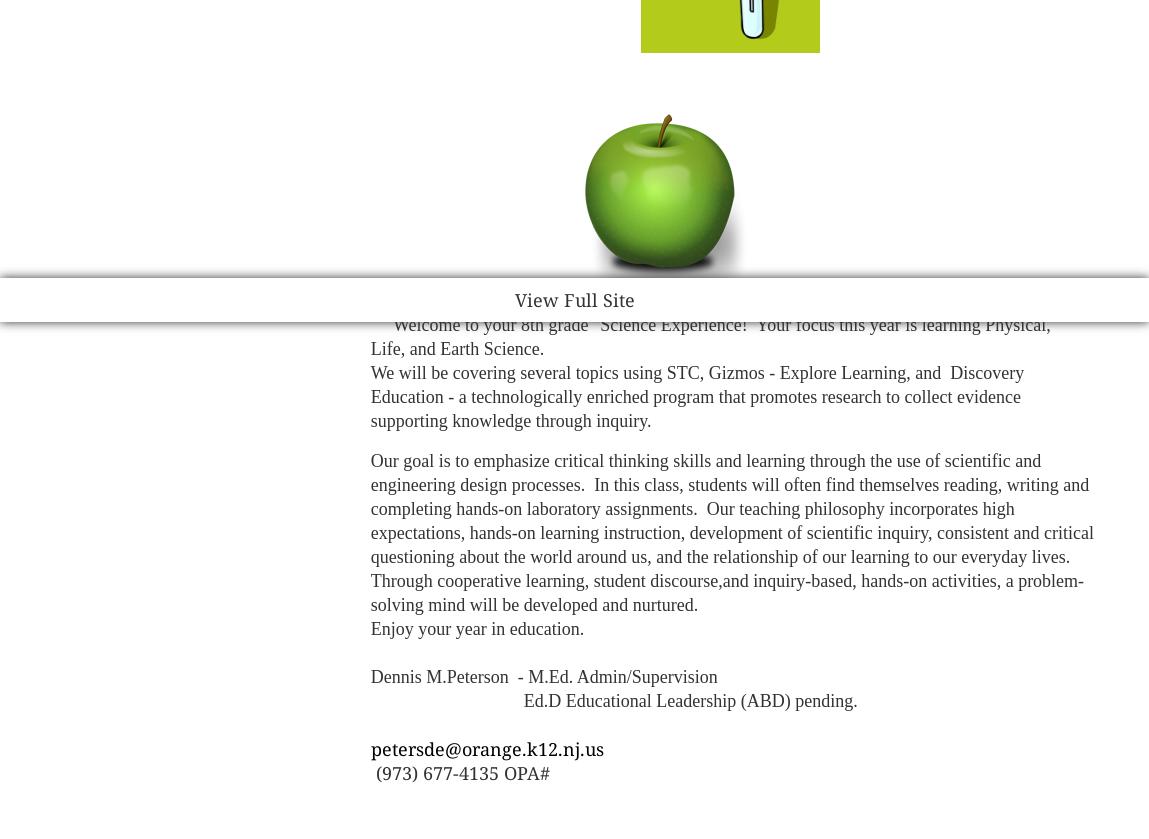 The width and height of the screenshot is (1149, 839). What do you see at coordinates (696, 397) in the screenshot?
I see `'We will be covering several topics using STC, Gizmos - Explore Learning, and  Discovery Education - a technologically enriched program that promotes research to collect evidence supporting knowledge through inquiry.'` at bounding box center [696, 397].